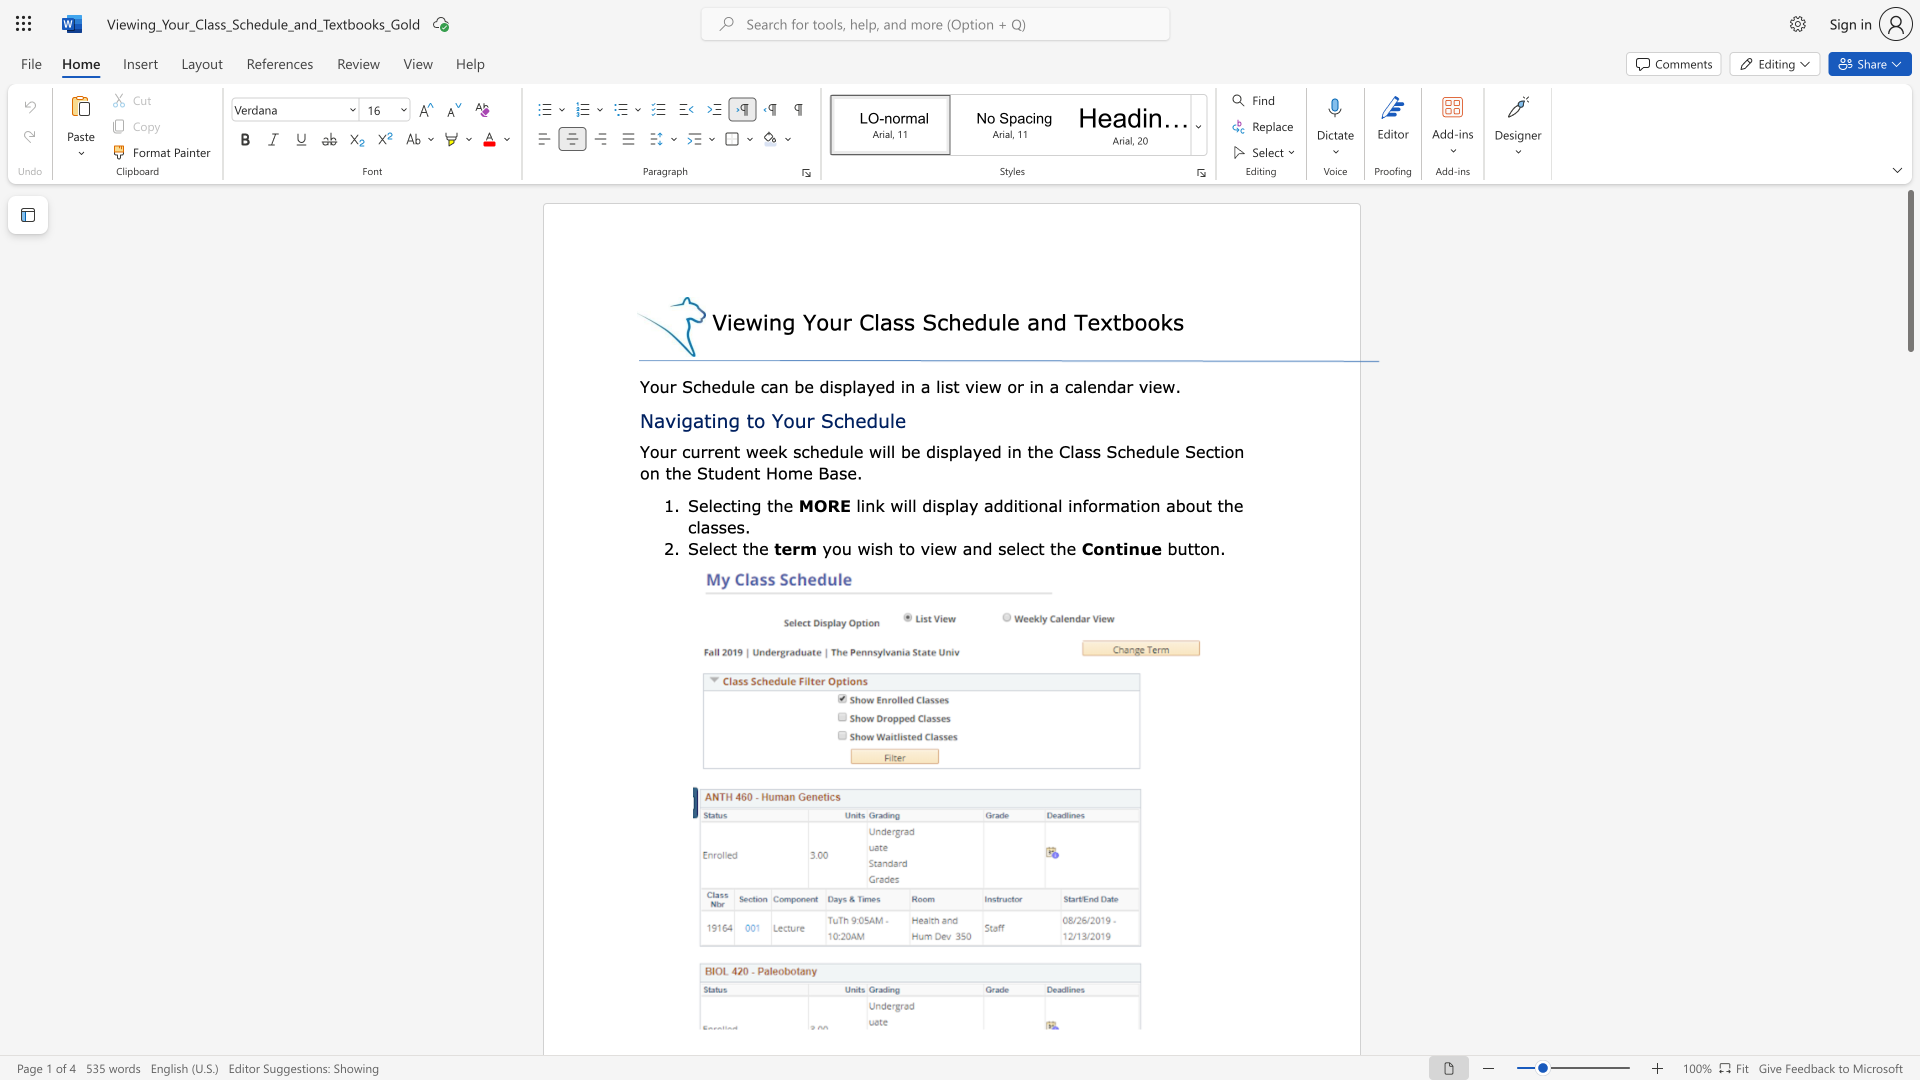  What do you see at coordinates (1909, 470) in the screenshot?
I see `the scrollbar to scroll the page down` at bounding box center [1909, 470].